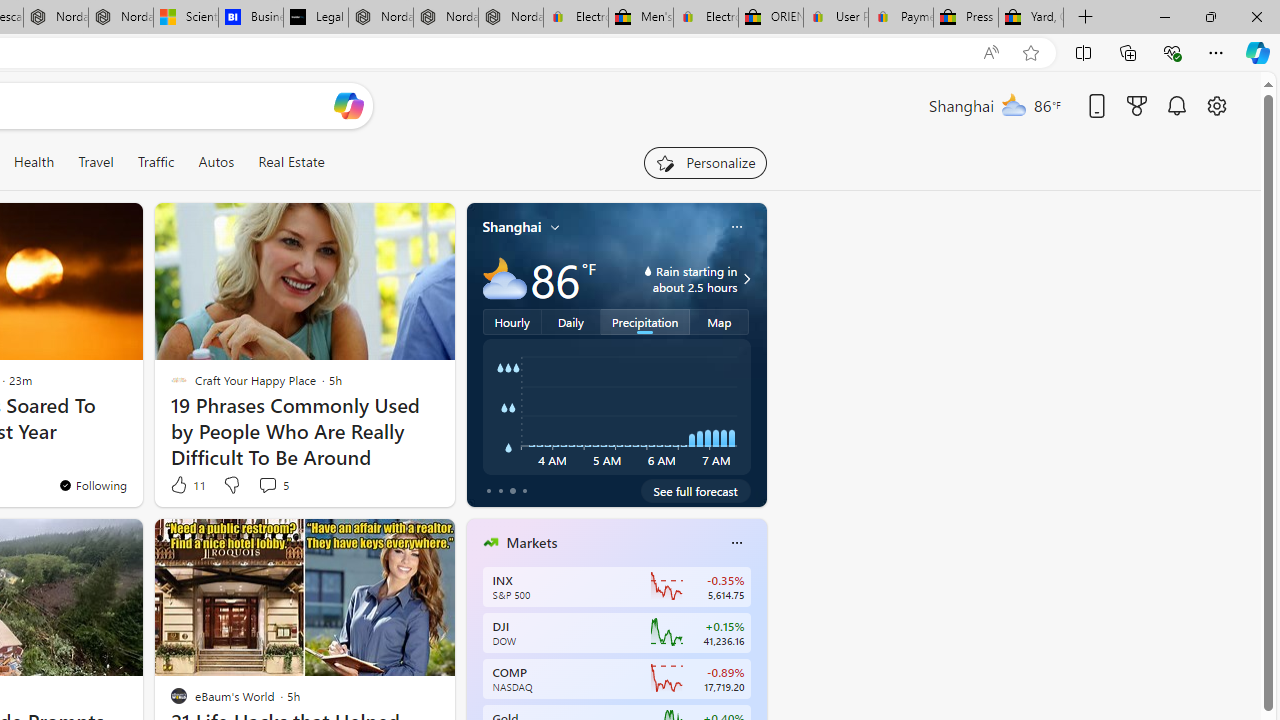 The image size is (1280, 720). I want to click on 'tab-3', so click(524, 491).